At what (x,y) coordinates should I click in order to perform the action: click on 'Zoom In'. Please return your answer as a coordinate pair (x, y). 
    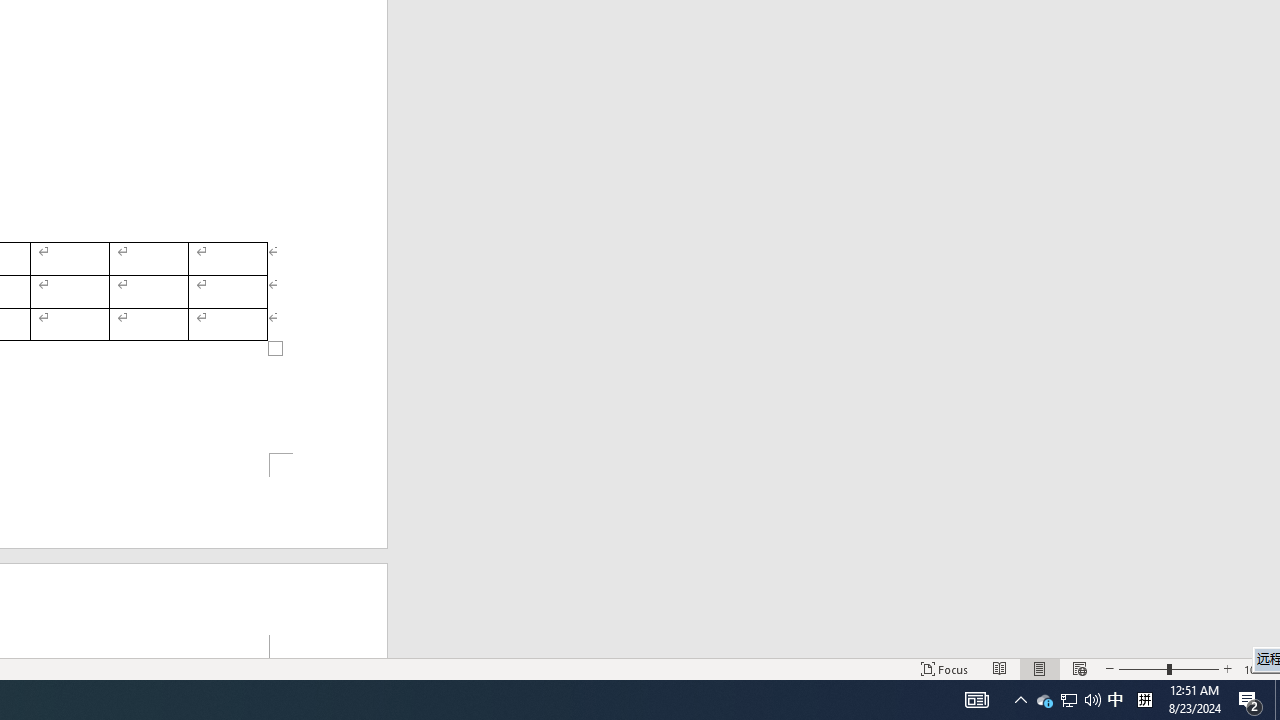
    Looking at the image, I should click on (1226, 669).